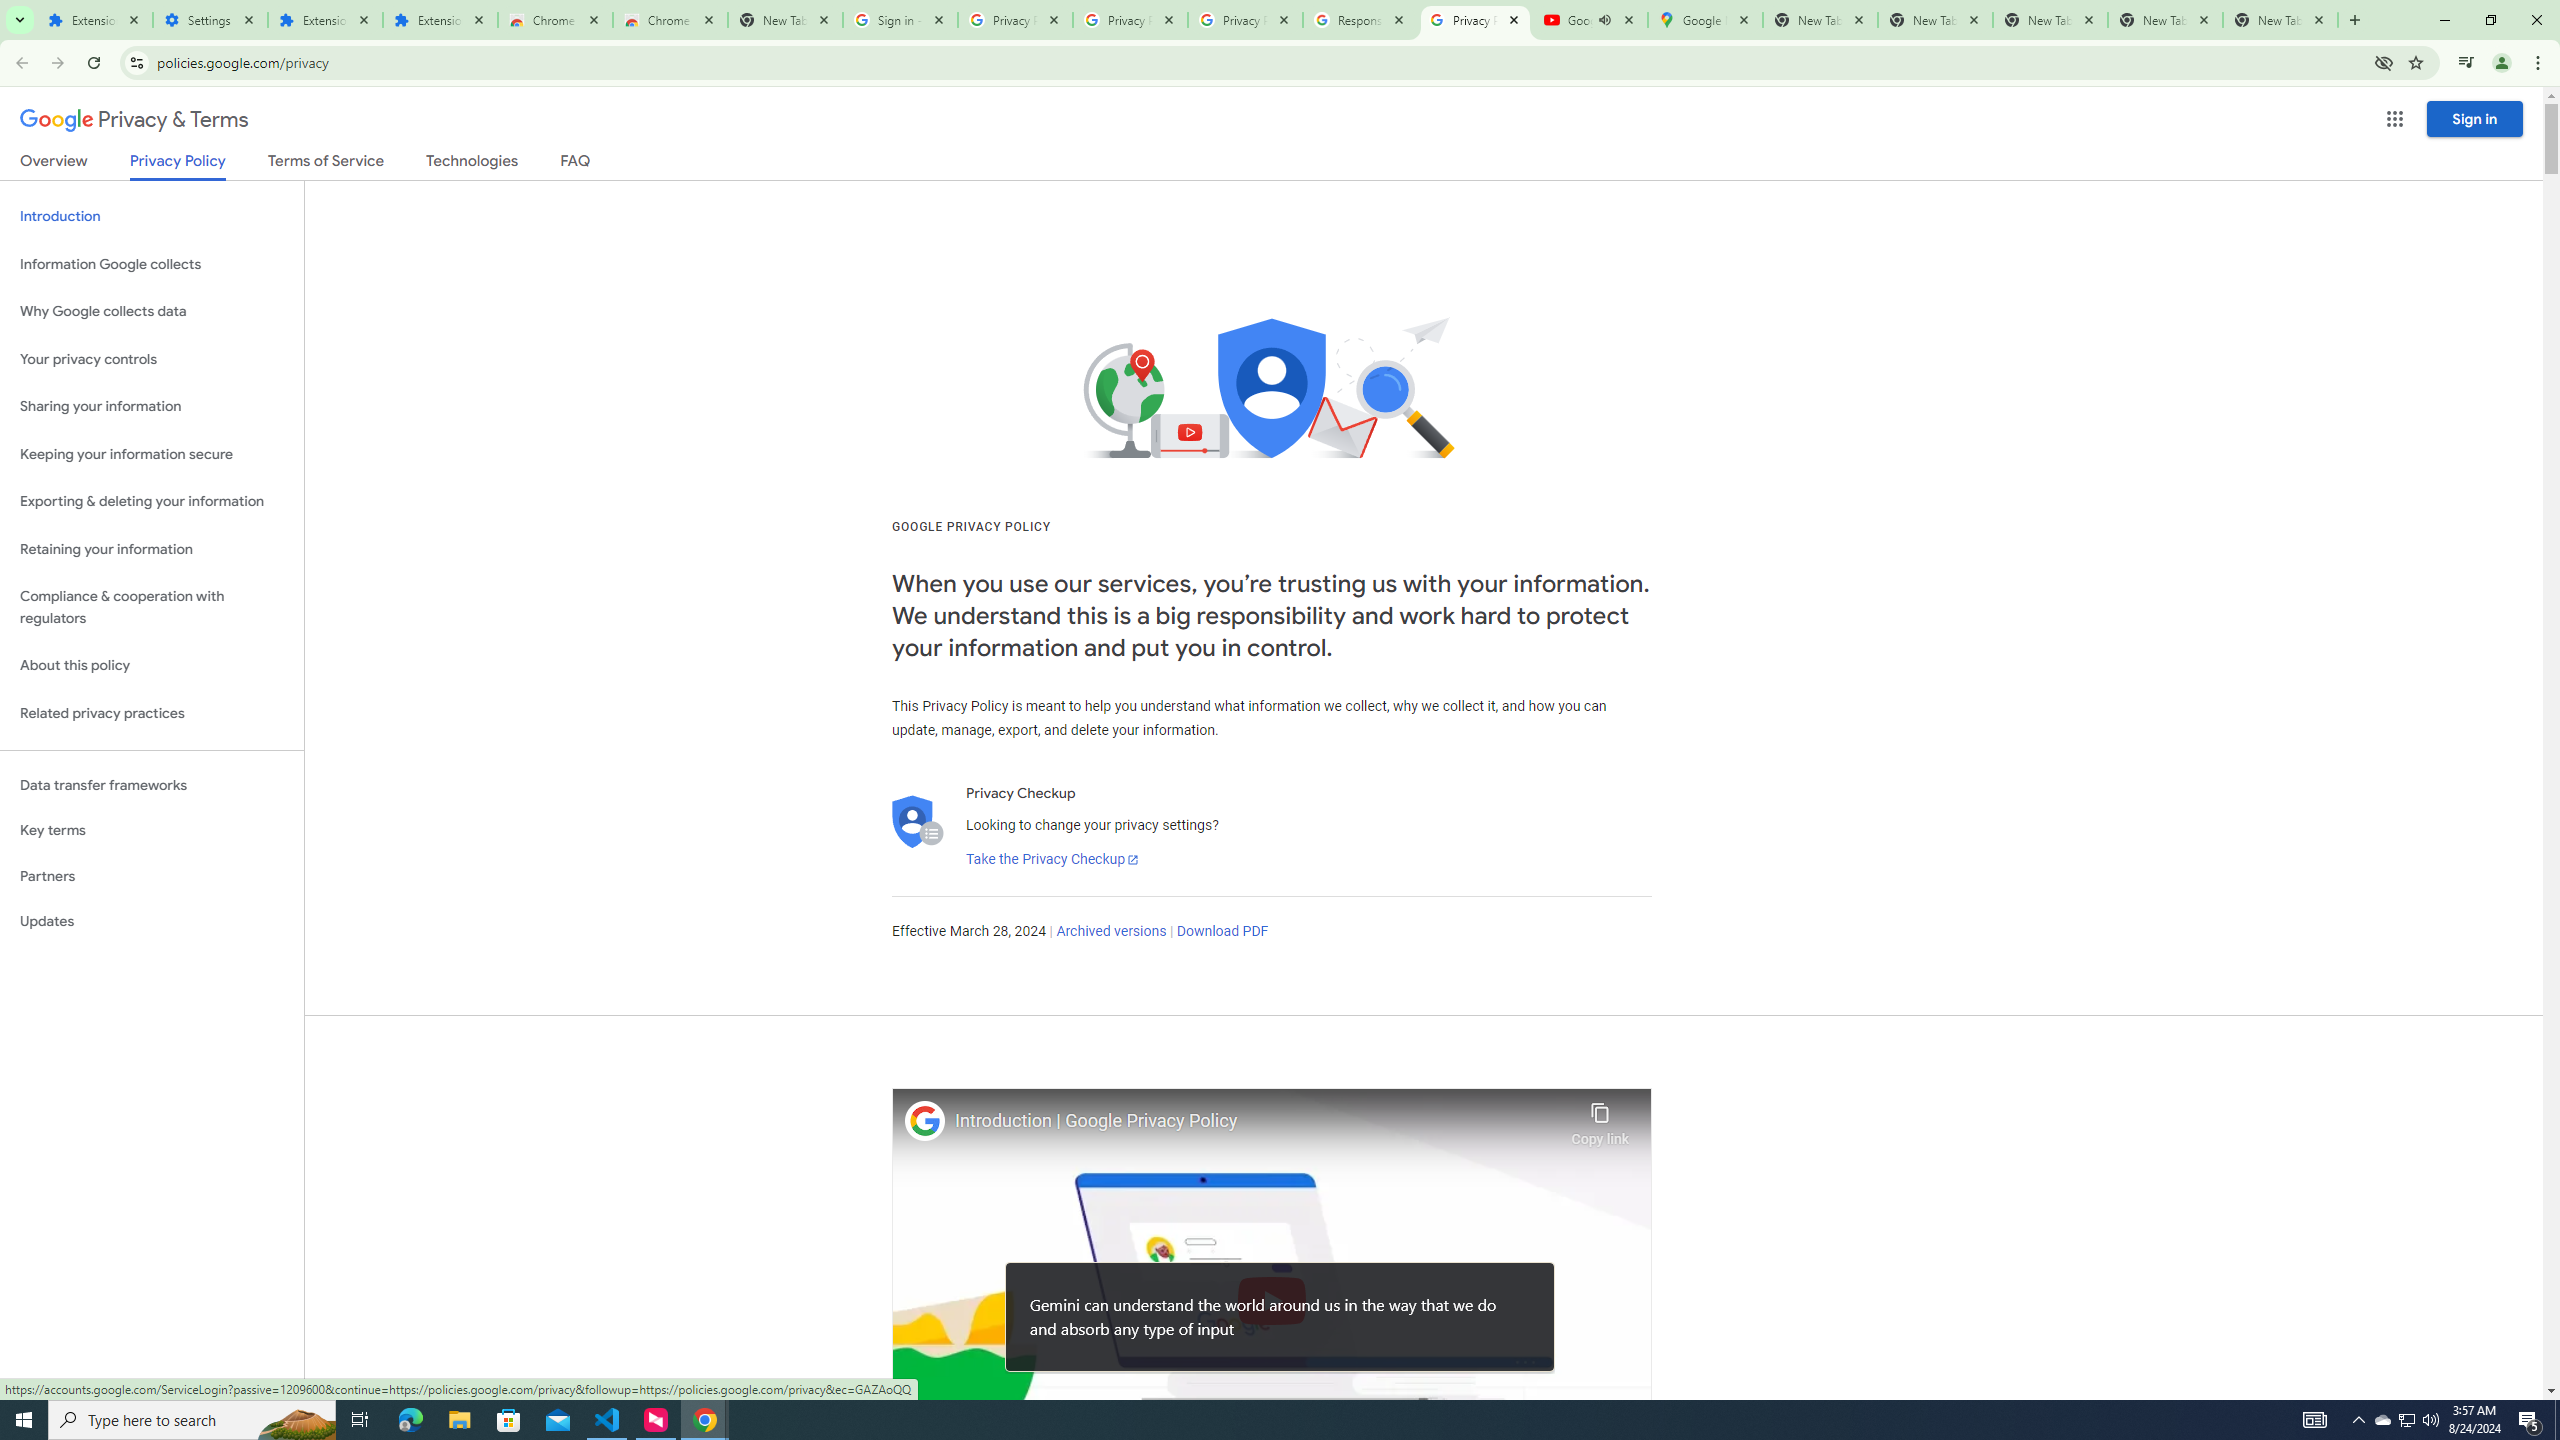 Image resolution: width=2560 pixels, height=1440 pixels. I want to click on 'Why Google collects data', so click(151, 310).